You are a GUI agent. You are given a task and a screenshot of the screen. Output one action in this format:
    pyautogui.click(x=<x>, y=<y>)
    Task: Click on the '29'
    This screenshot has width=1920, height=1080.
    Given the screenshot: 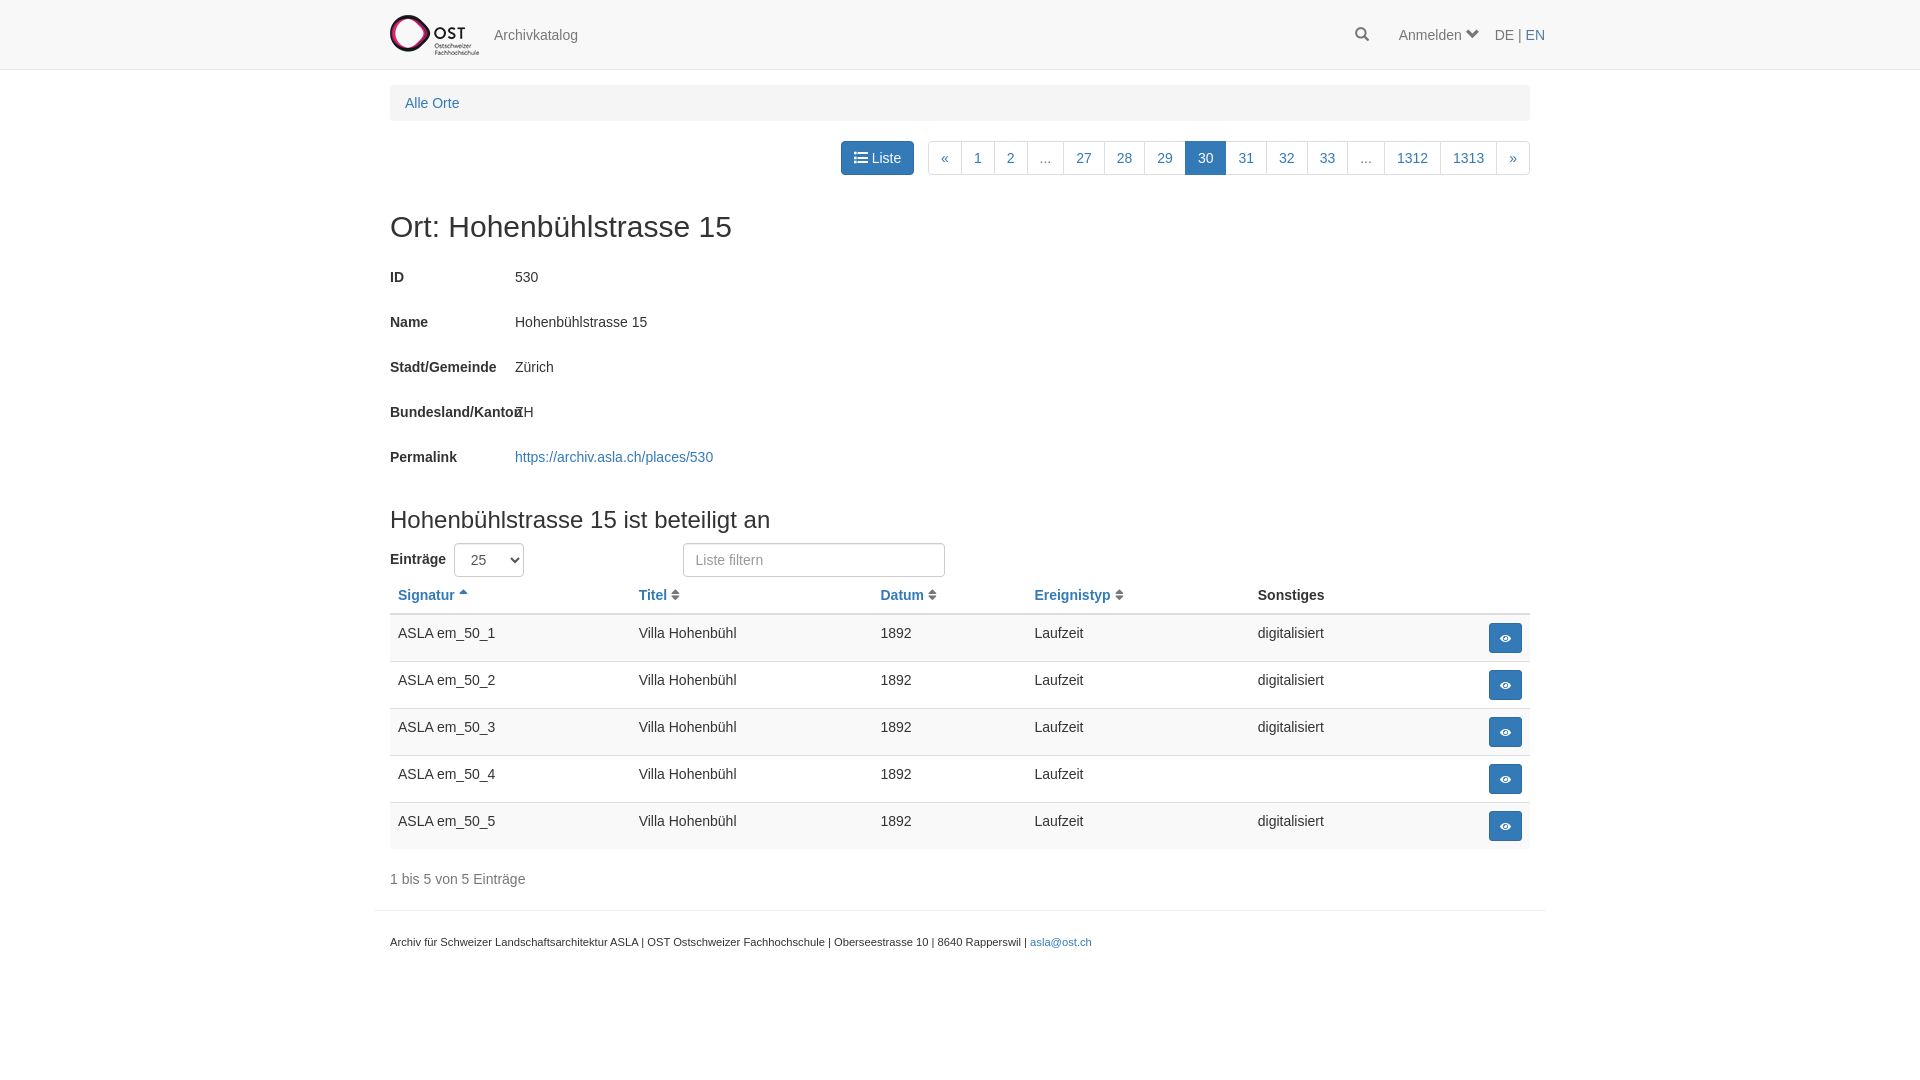 What is the action you would take?
    pyautogui.click(x=1165, y=157)
    